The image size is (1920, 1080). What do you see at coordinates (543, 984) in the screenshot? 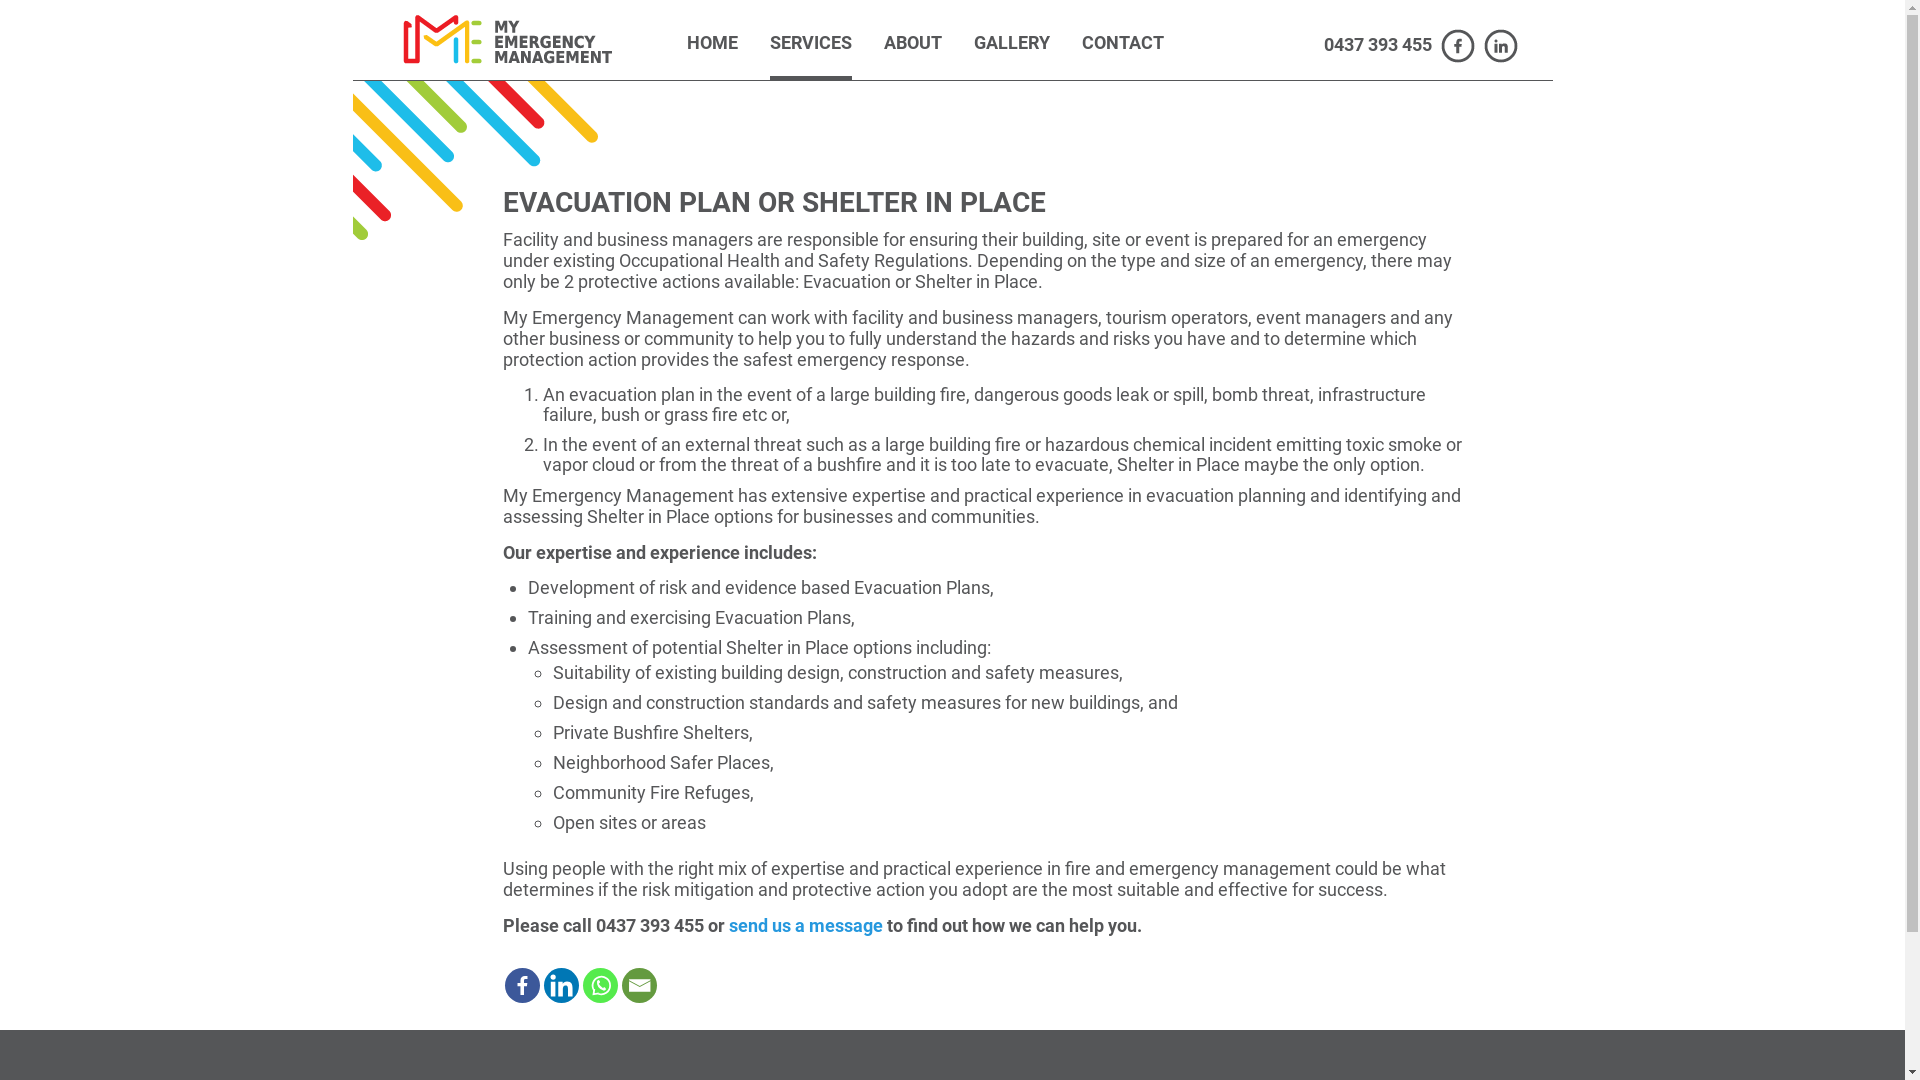
I see `'Linkedin'` at bounding box center [543, 984].